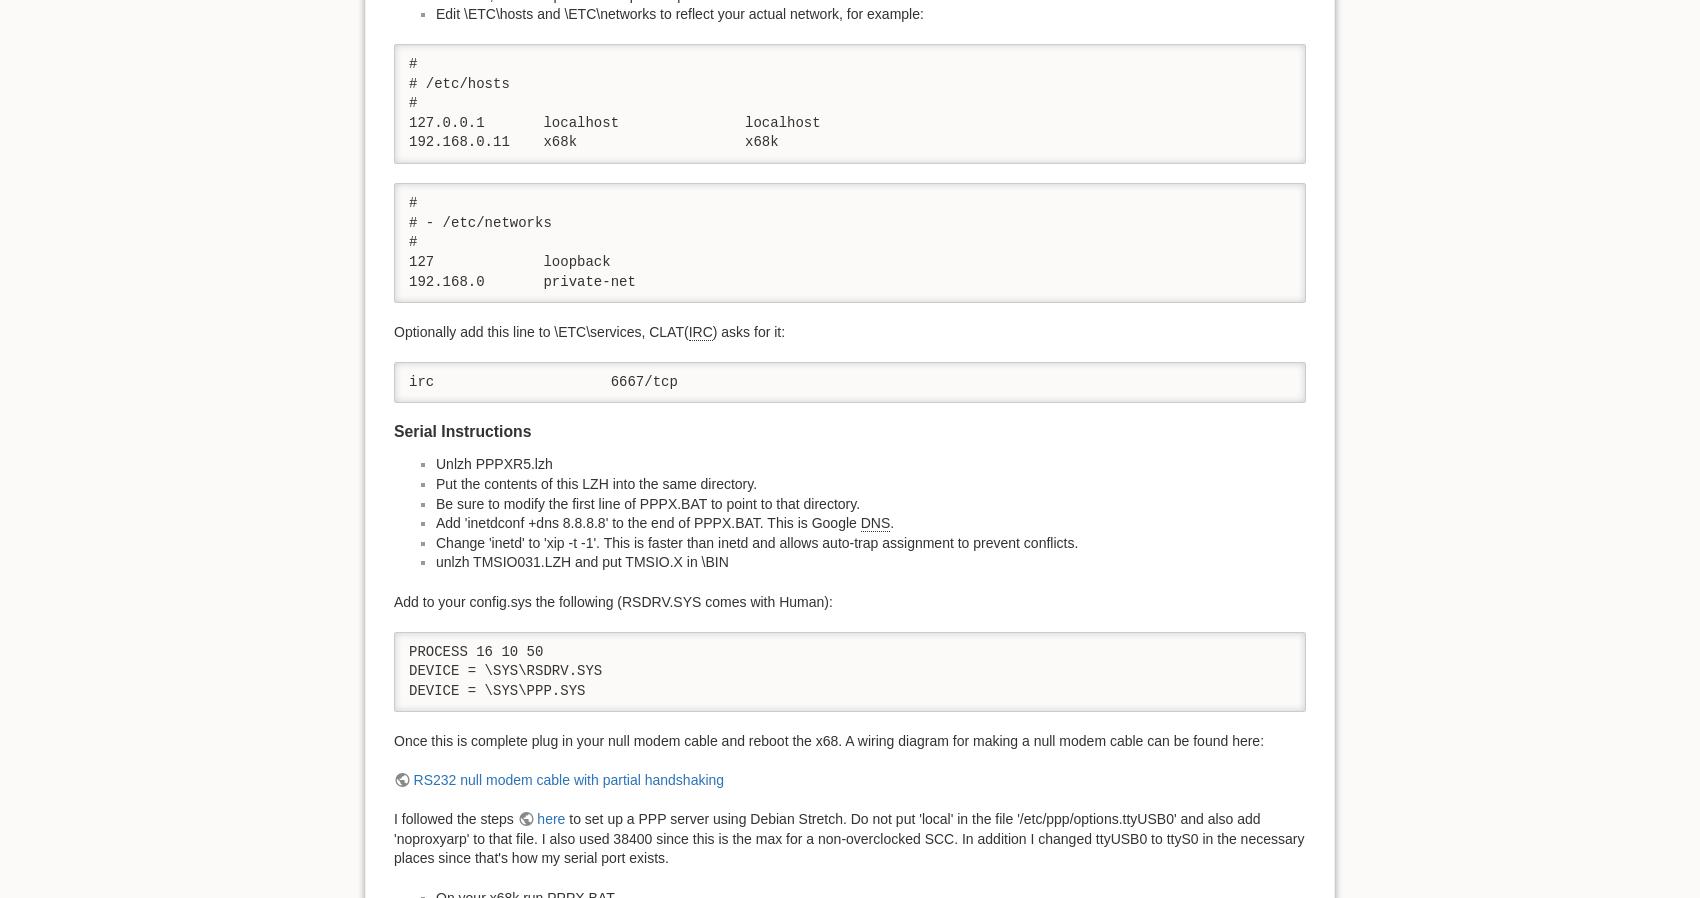 The image size is (1700, 898). What do you see at coordinates (648, 521) in the screenshot?
I see `'Add 'inetdconf +dns 8.8.8.8' to the end of PPPX.BAT. This is Google'` at bounding box center [648, 521].